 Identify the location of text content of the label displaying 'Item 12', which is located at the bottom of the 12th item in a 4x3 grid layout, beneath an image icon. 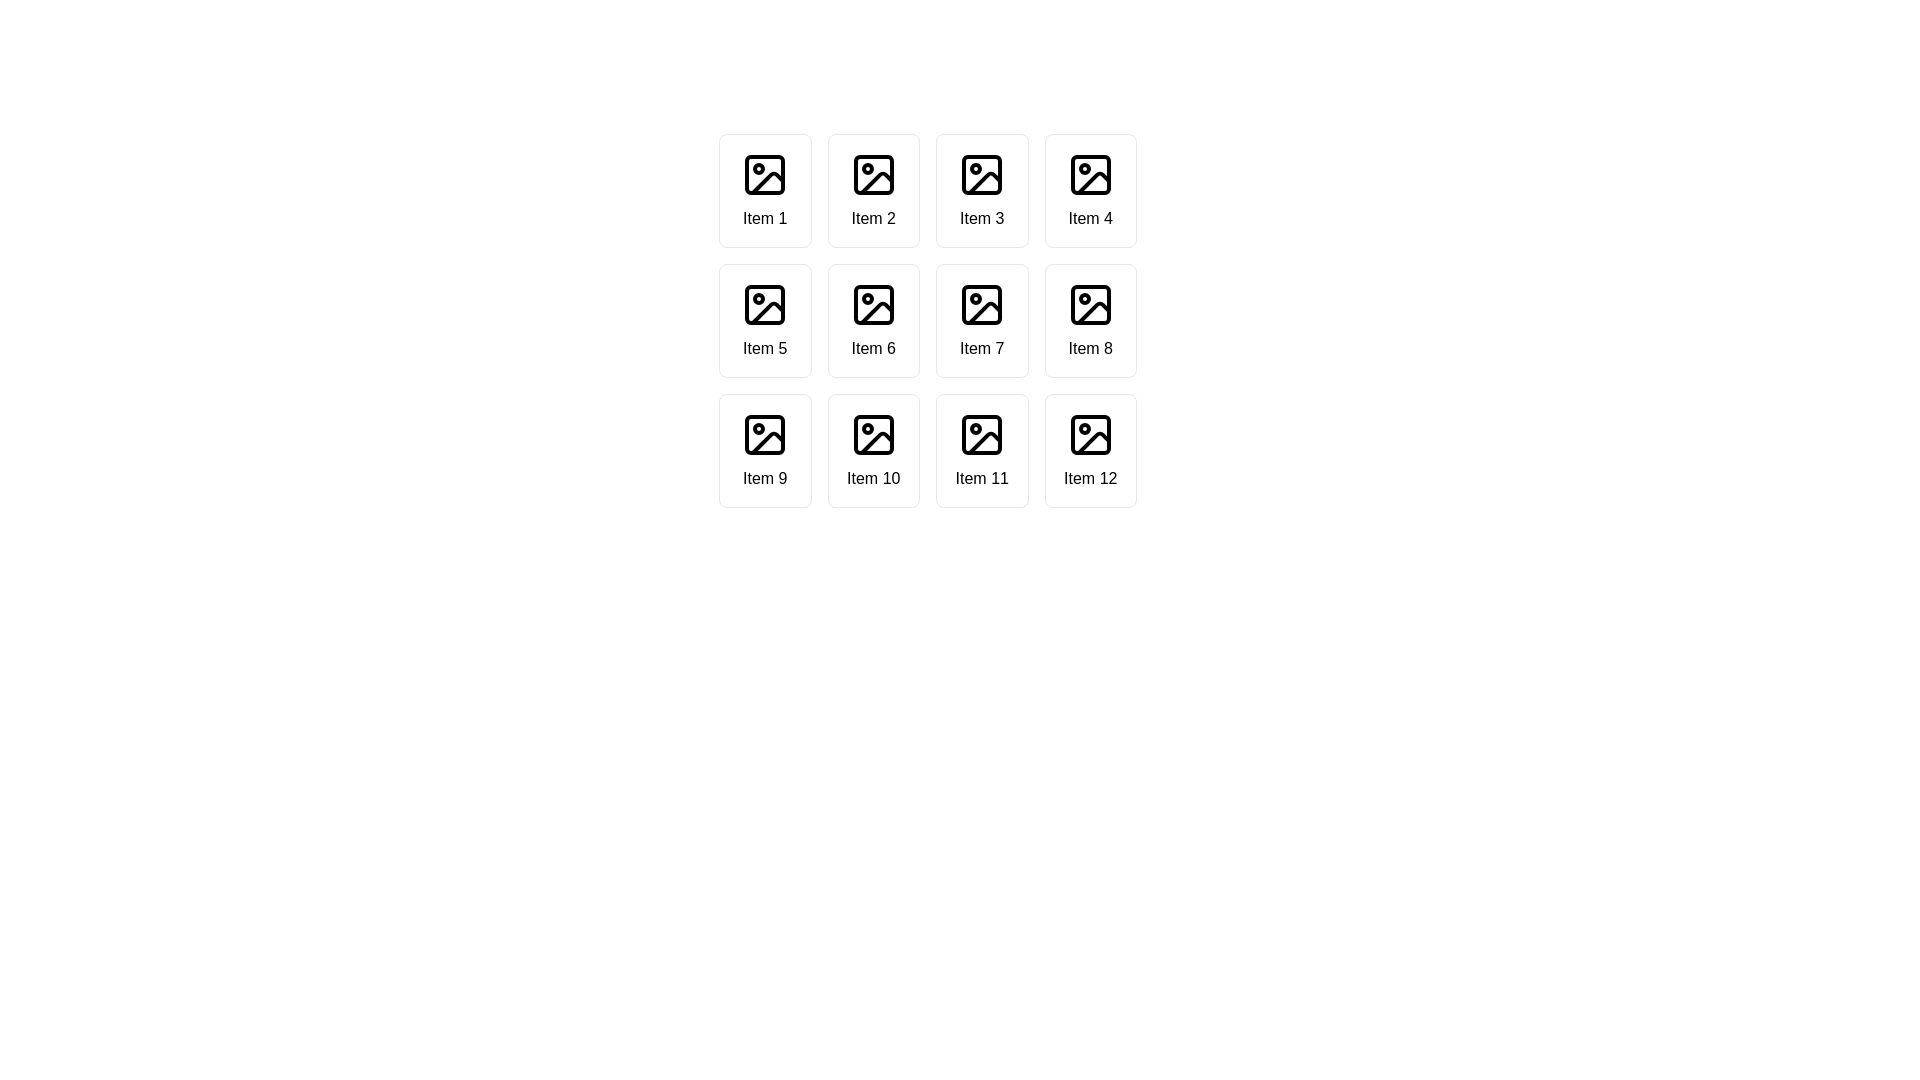
(1089, 478).